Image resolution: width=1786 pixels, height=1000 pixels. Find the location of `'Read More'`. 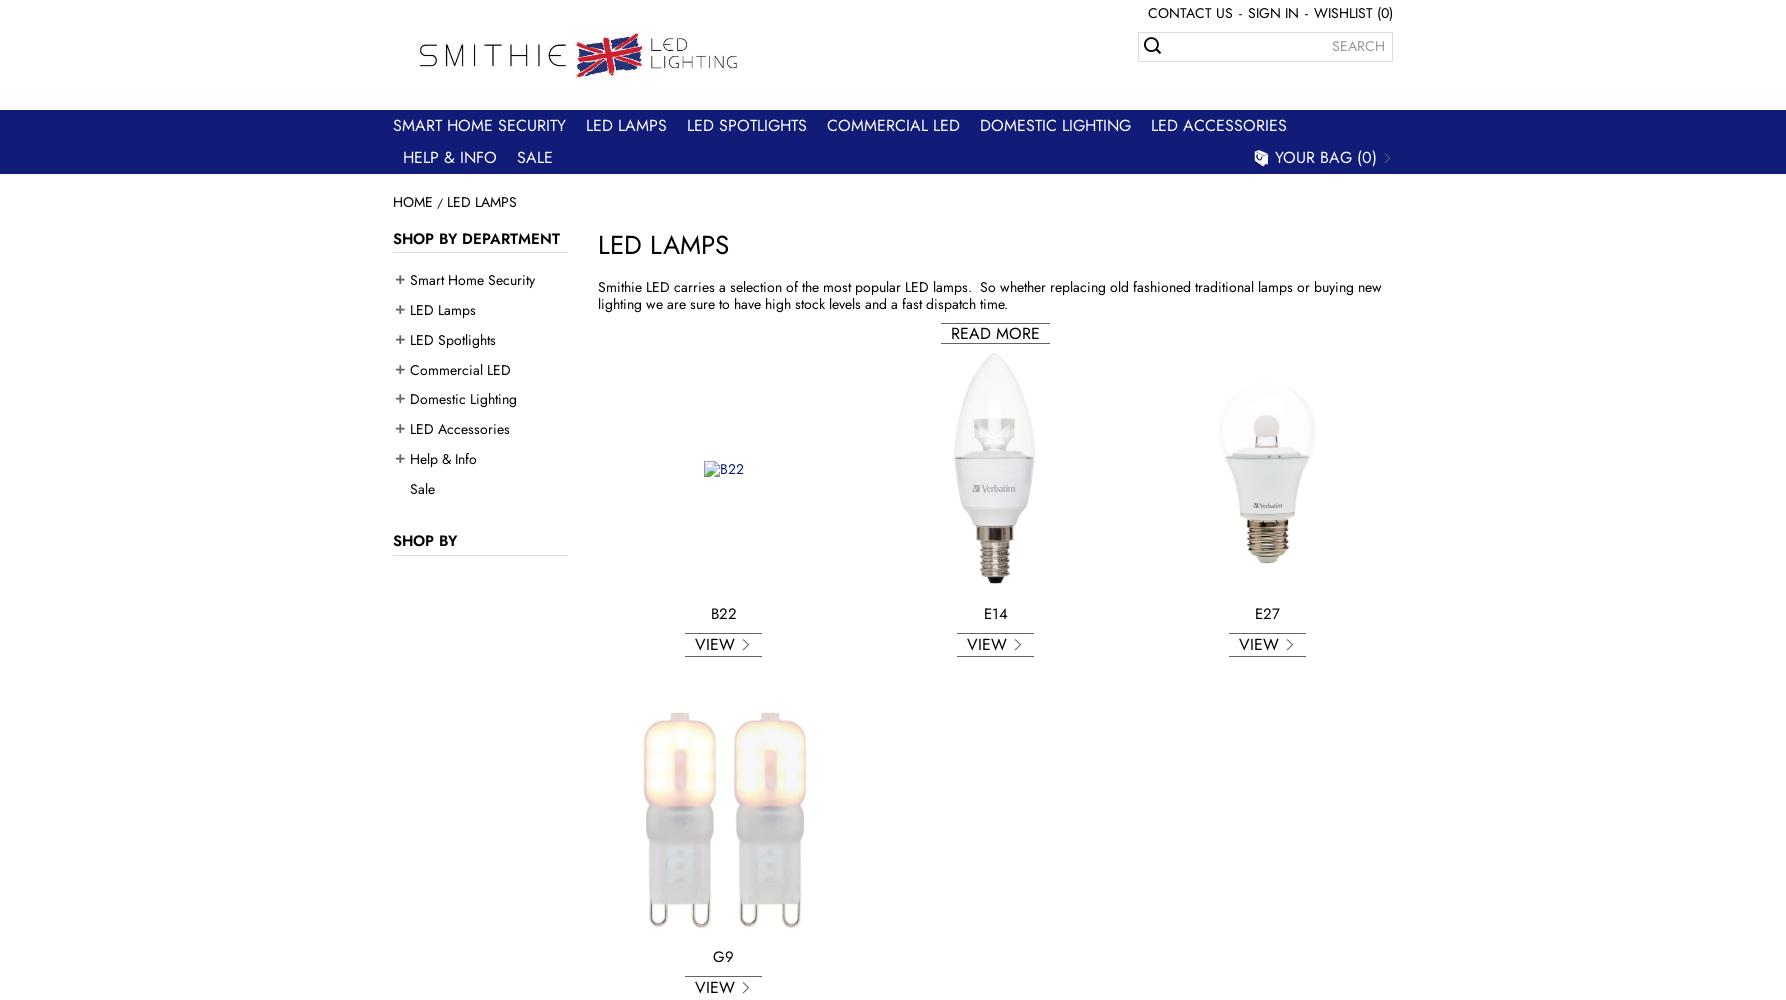

'Read More' is located at coordinates (951, 331).